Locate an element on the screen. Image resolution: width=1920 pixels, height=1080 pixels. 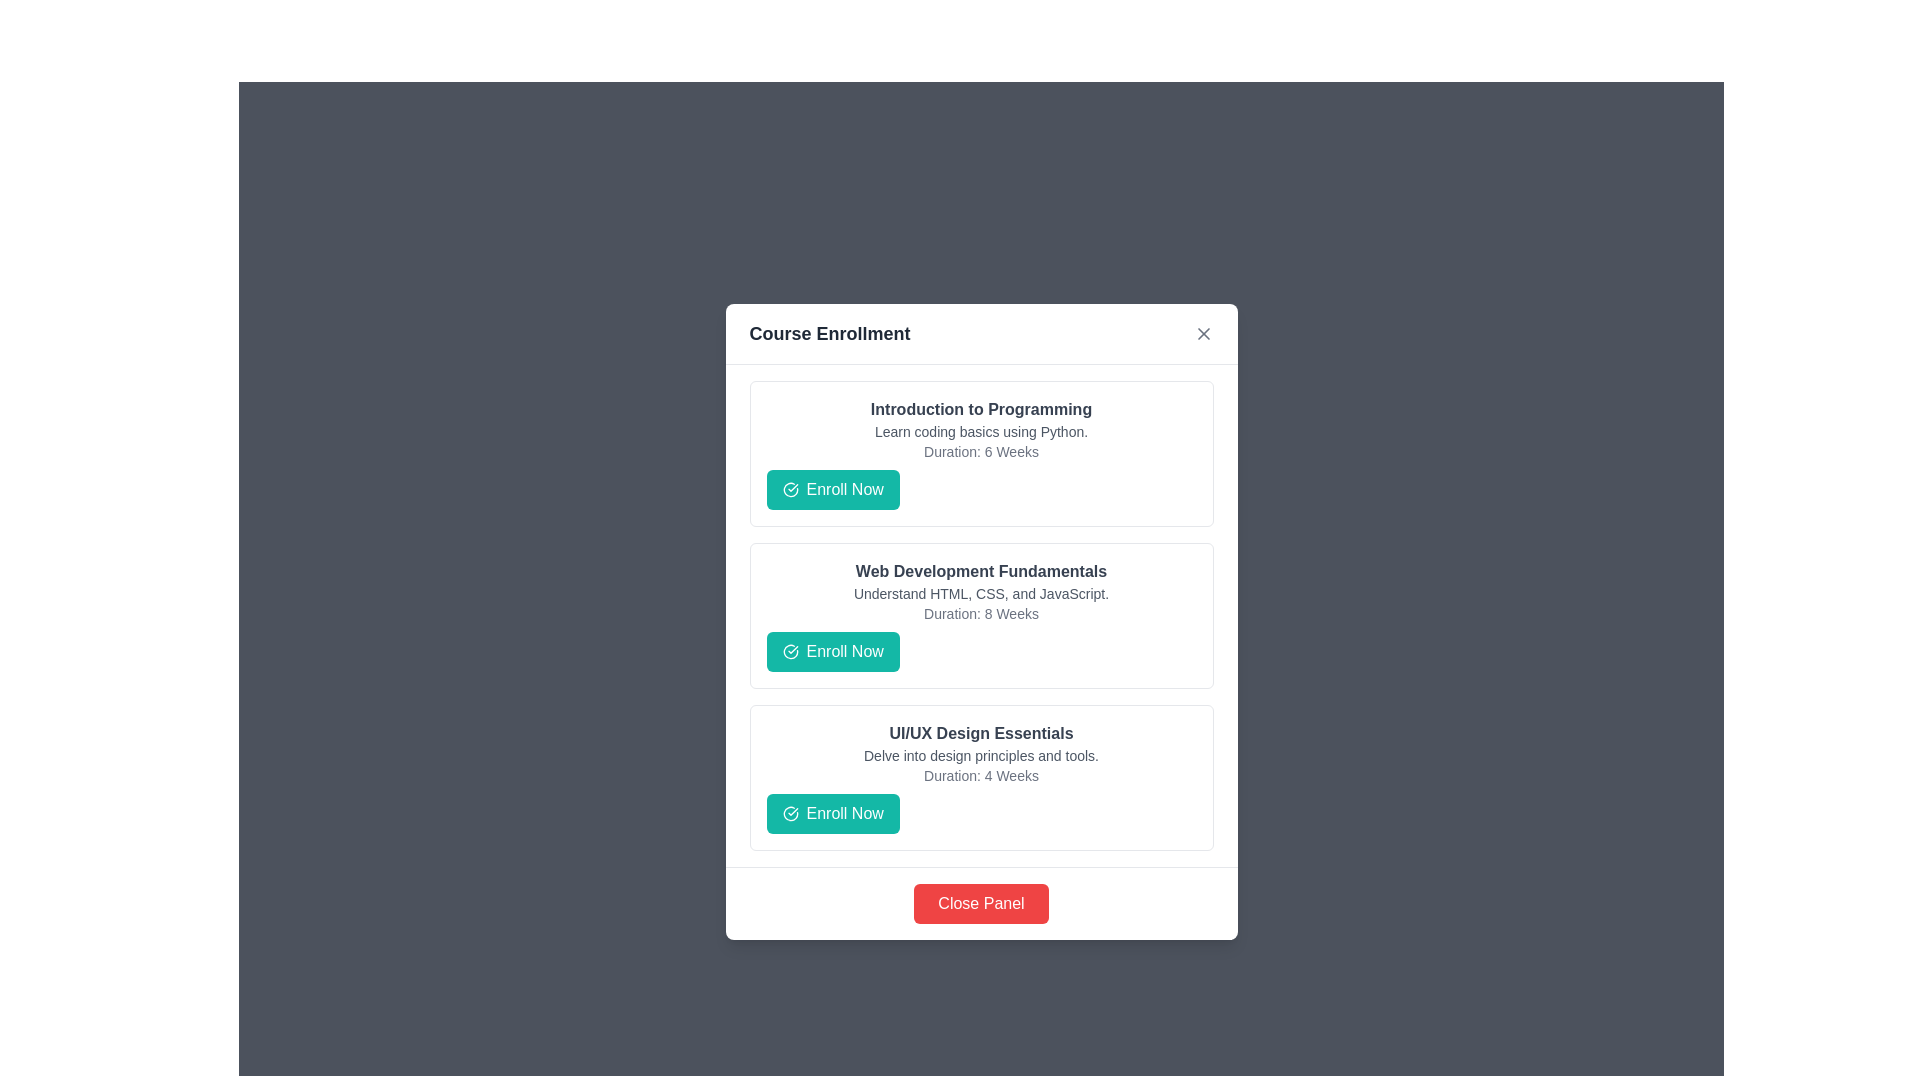
the Text Header that serves as the title or header indicating the content of the modal window is located at coordinates (830, 333).